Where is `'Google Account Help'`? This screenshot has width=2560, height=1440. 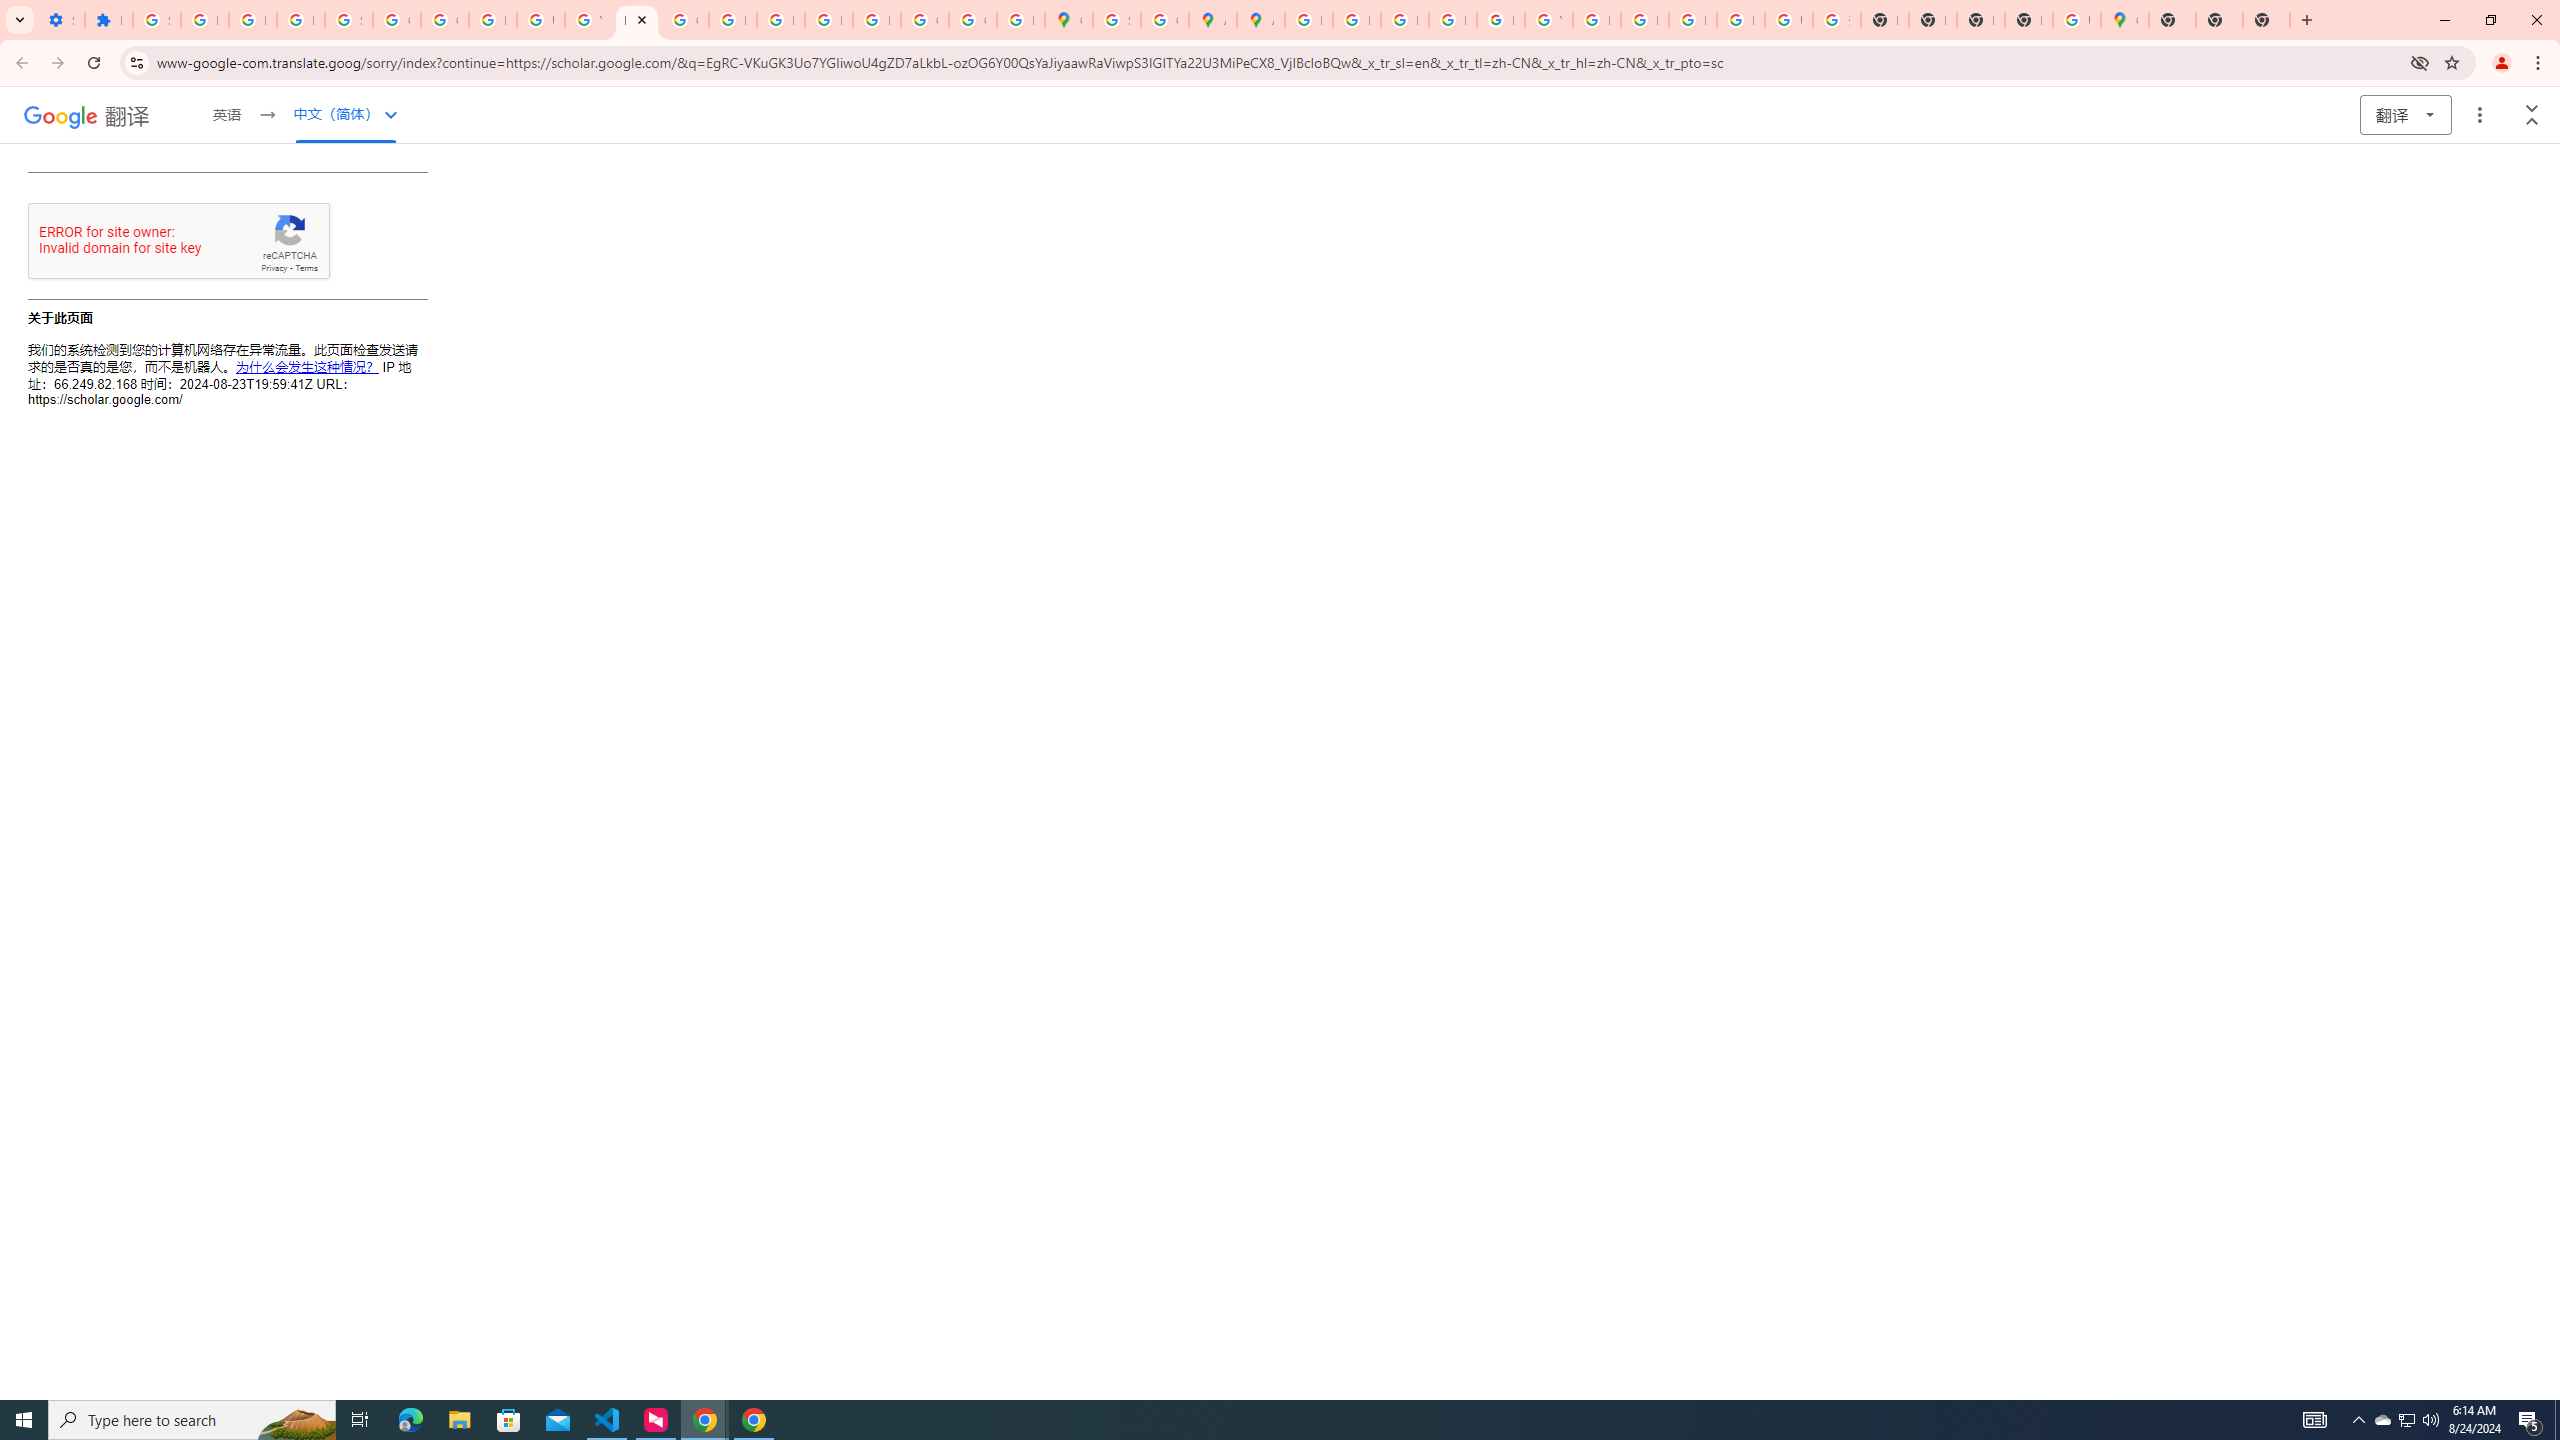 'Google Account Help' is located at coordinates (395, 19).